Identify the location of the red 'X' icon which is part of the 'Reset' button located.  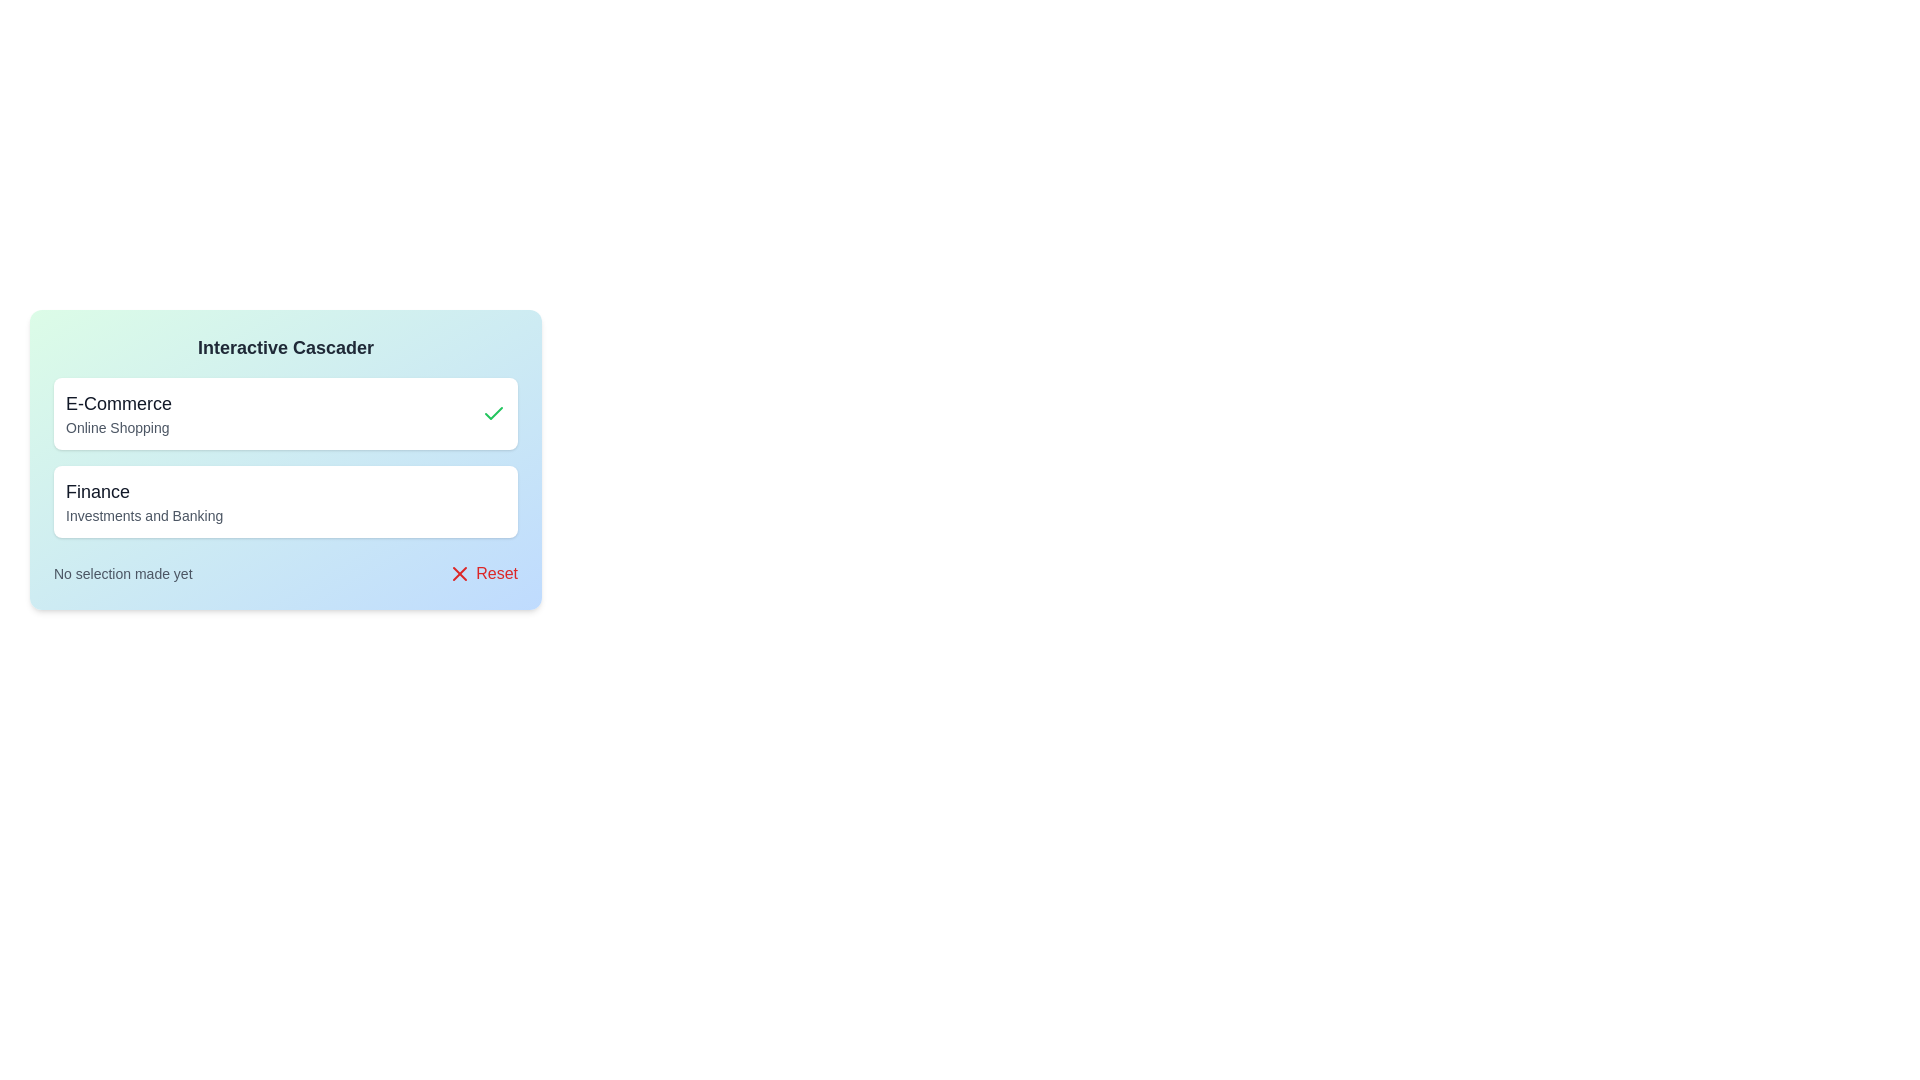
(459, 574).